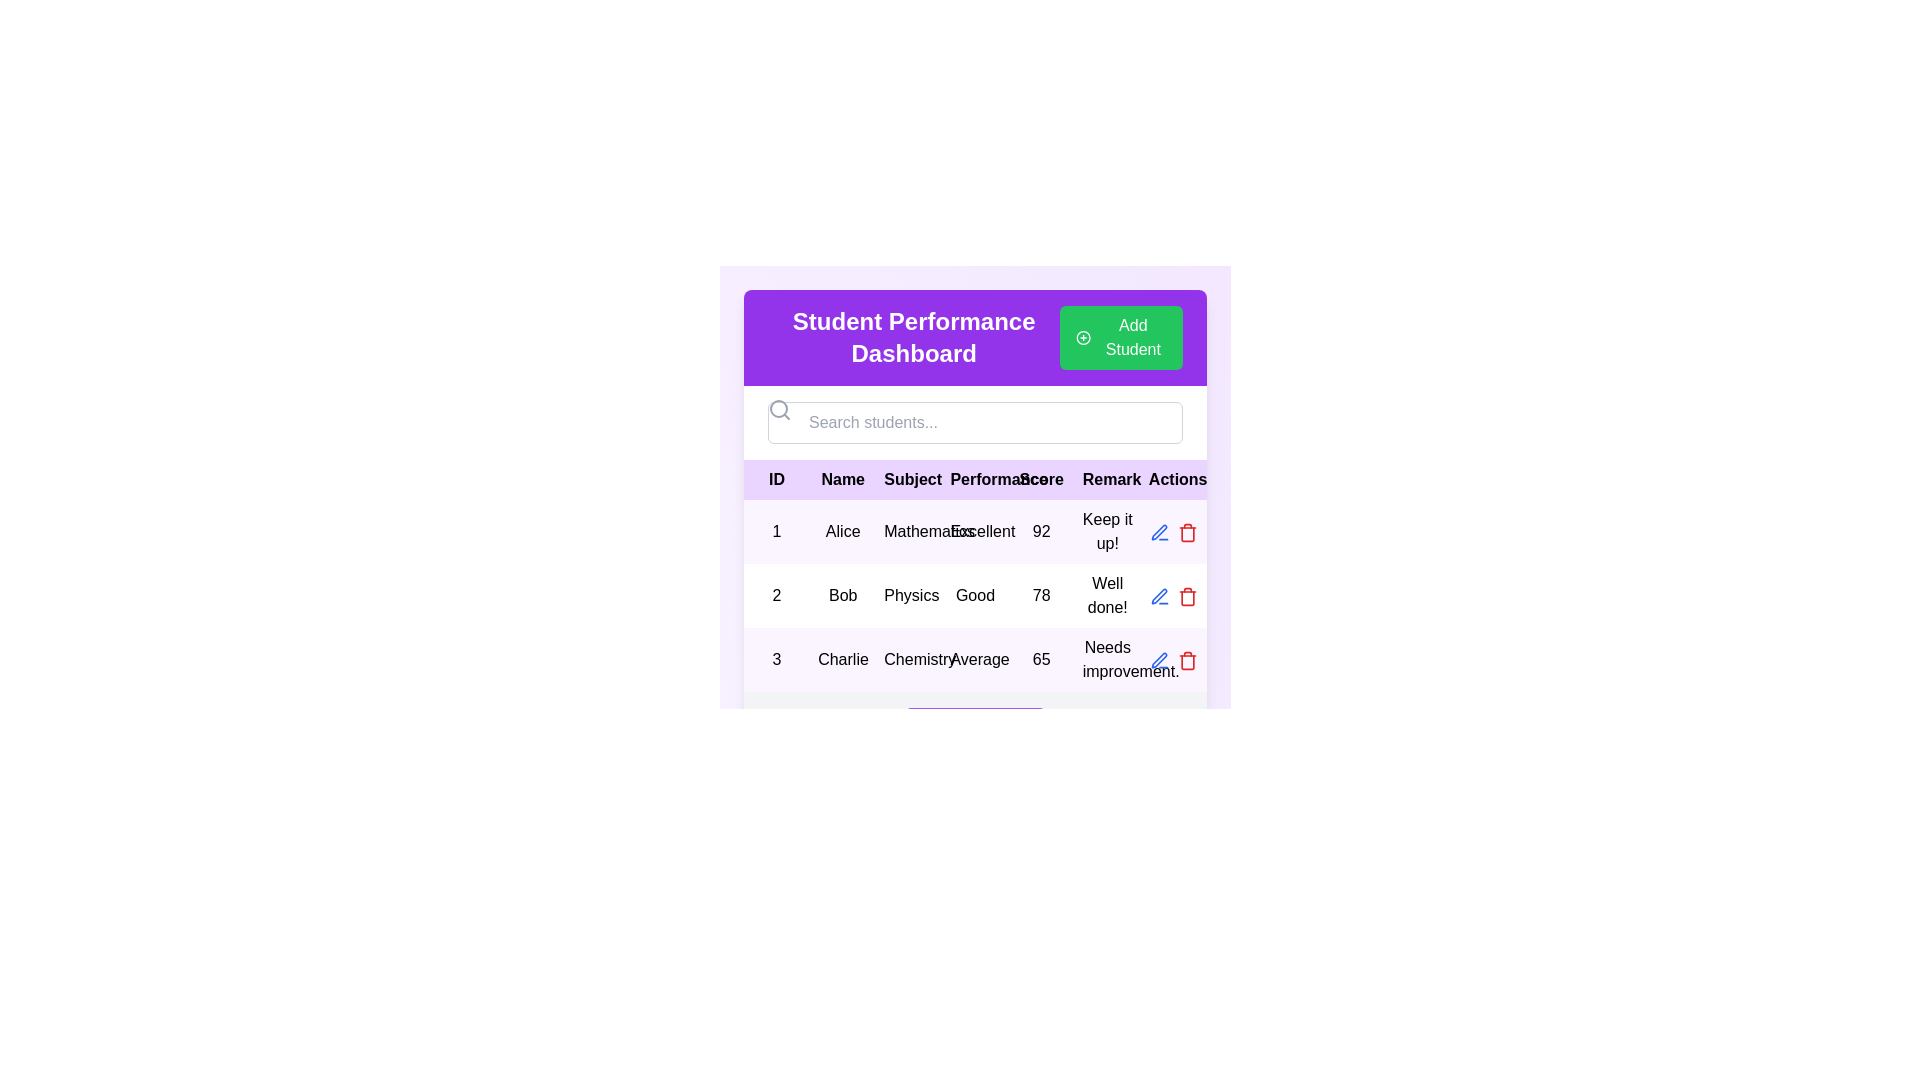 This screenshot has height=1080, width=1920. I want to click on the Table Header Cell labeled 'Subject' in the Student Performance Dashboard, which is the third column header in a table of seven headers, so click(908, 479).